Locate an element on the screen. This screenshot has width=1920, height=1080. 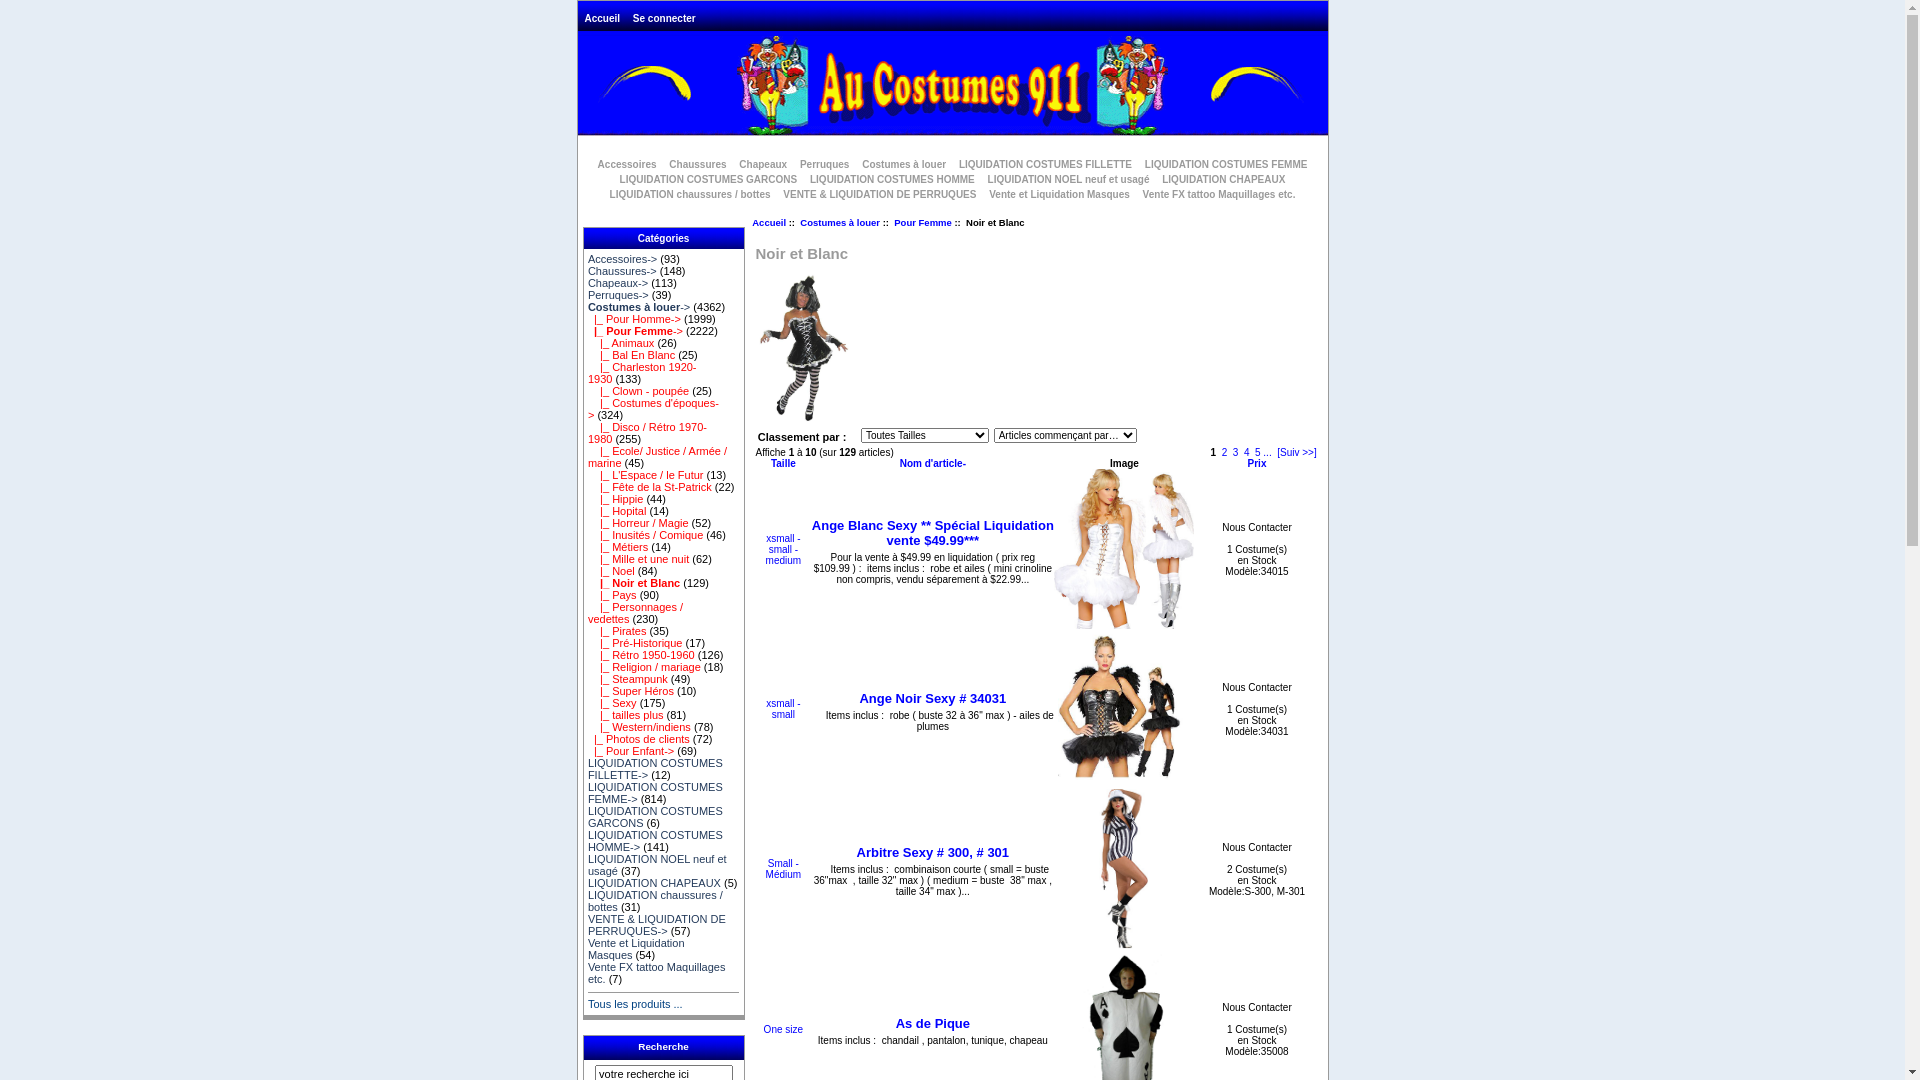
'One size' is located at coordinates (782, 1029).